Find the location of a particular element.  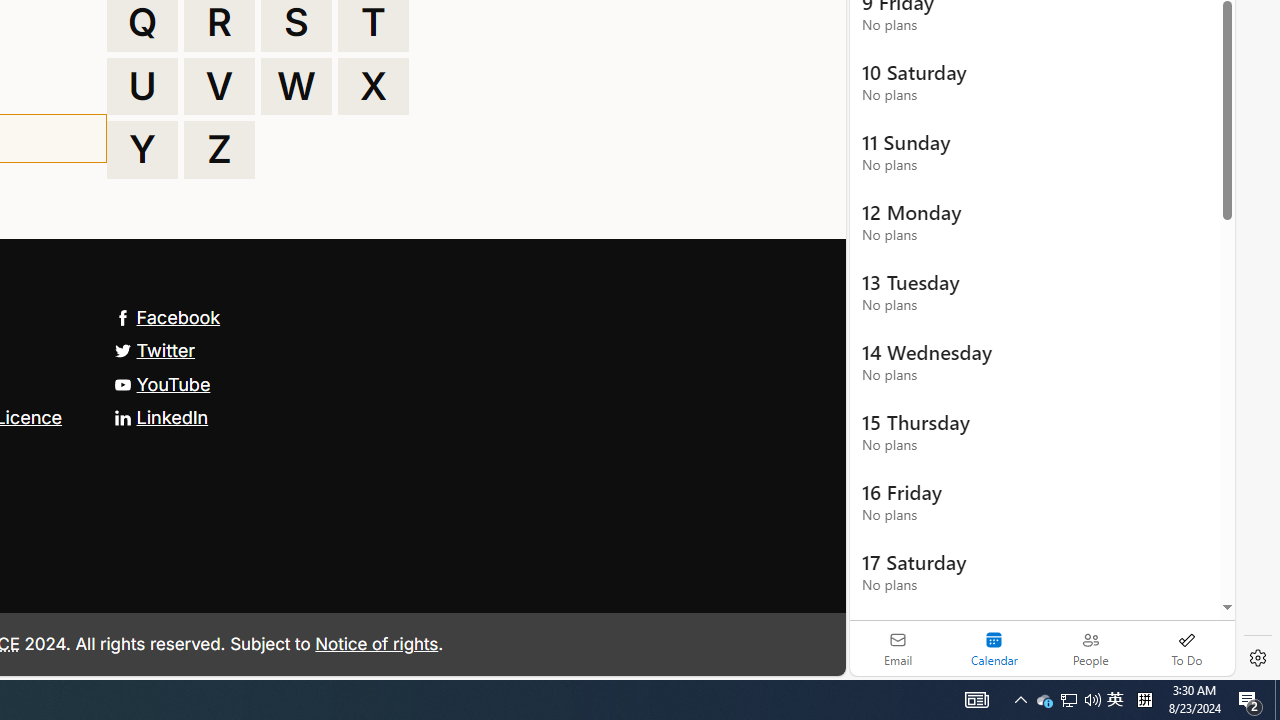

'U' is located at coordinates (141, 85).